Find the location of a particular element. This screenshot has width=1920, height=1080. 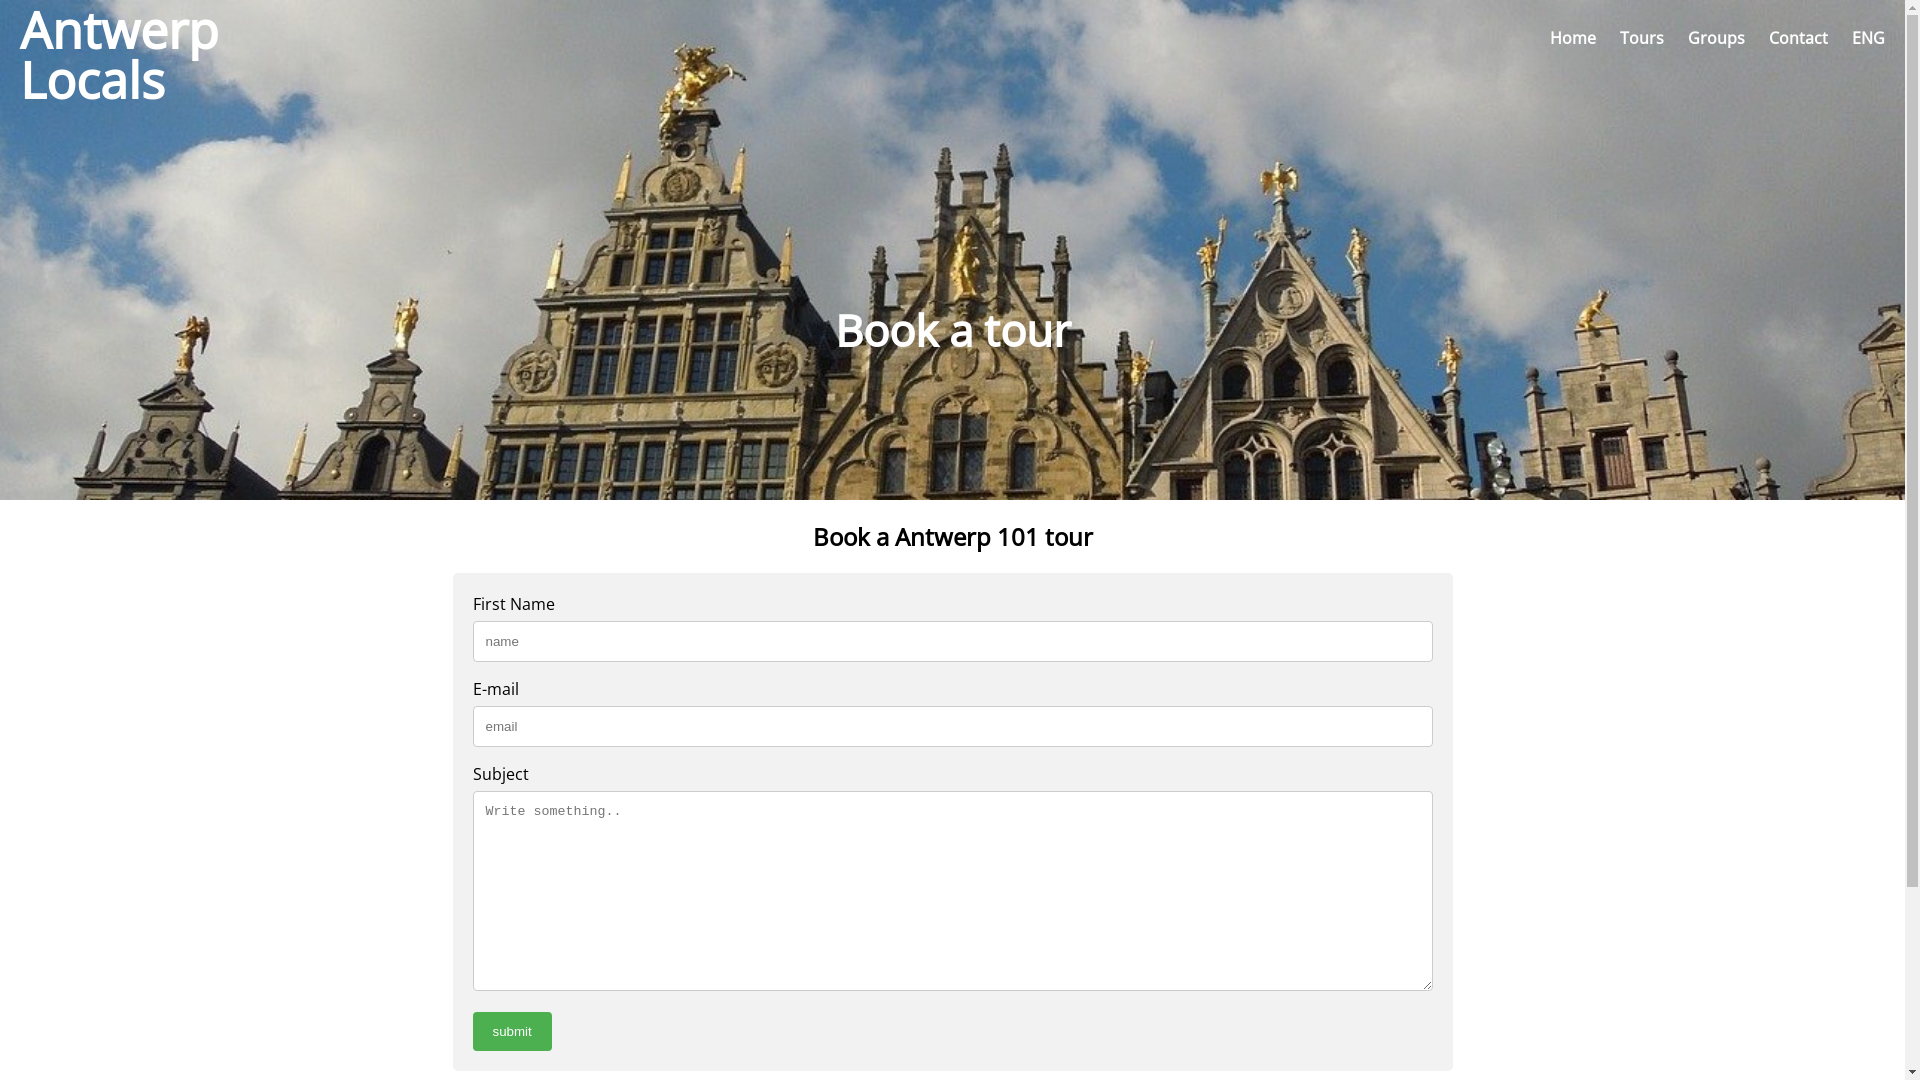

'Contact' is located at coordinates (1798, 38).